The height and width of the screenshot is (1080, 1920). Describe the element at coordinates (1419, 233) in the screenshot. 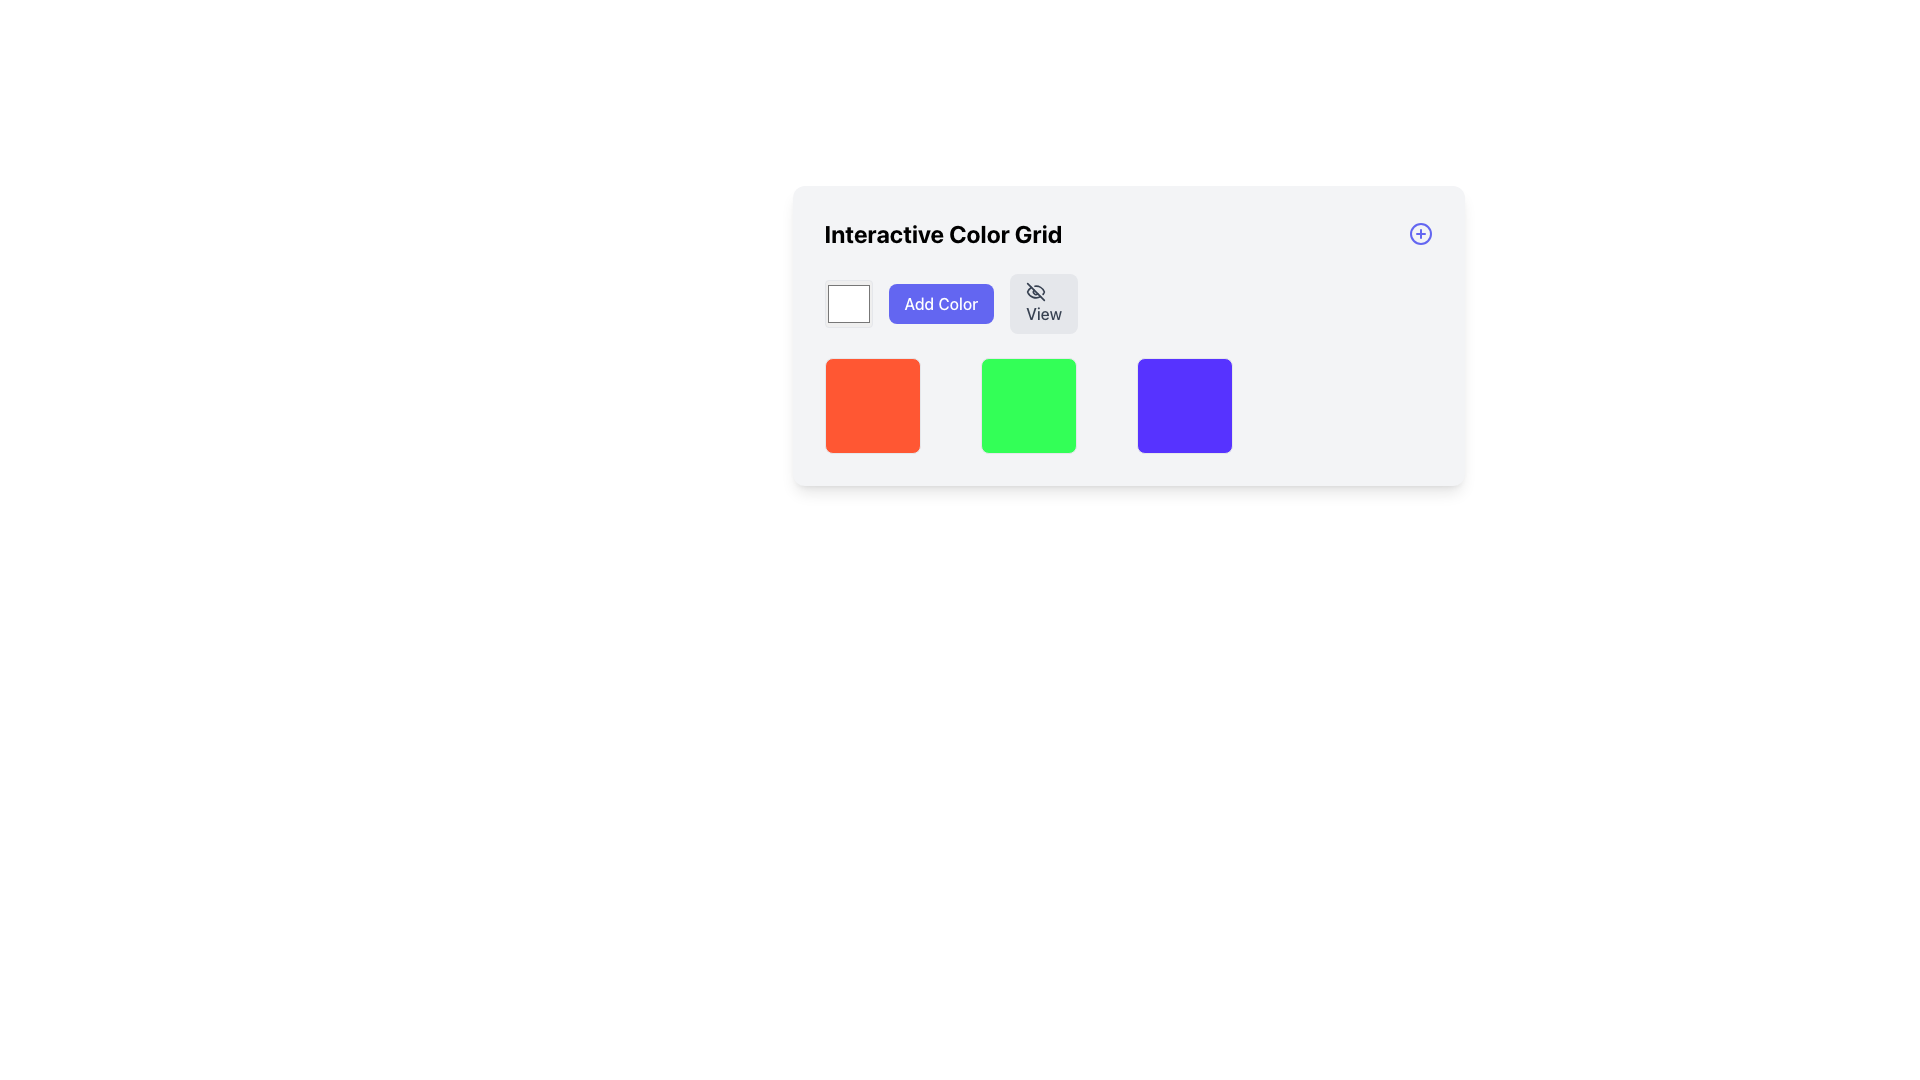

I see `the add icon in the top-right corner of the 'Interactive Color Grid' interface` at that location.